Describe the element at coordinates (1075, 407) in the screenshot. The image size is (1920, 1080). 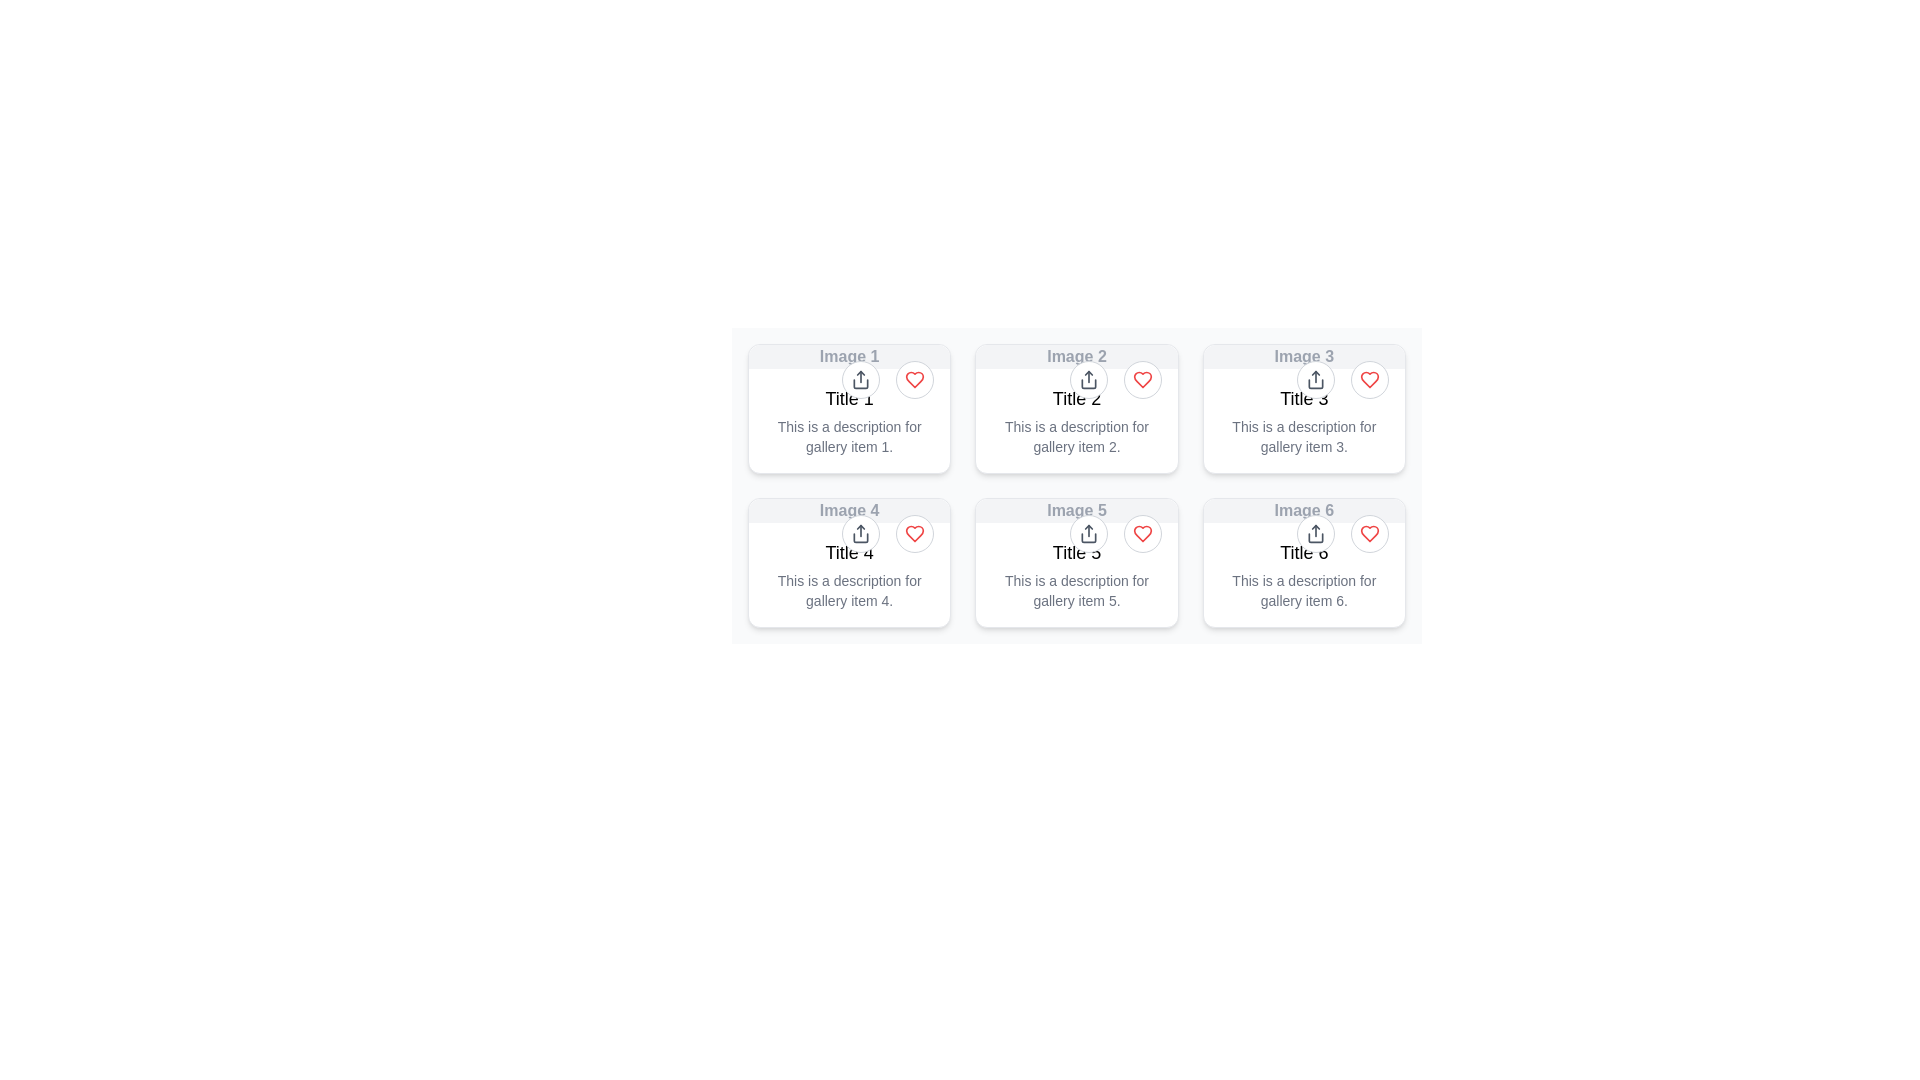
I see `the second card in the first row of the grid layout` at that location.